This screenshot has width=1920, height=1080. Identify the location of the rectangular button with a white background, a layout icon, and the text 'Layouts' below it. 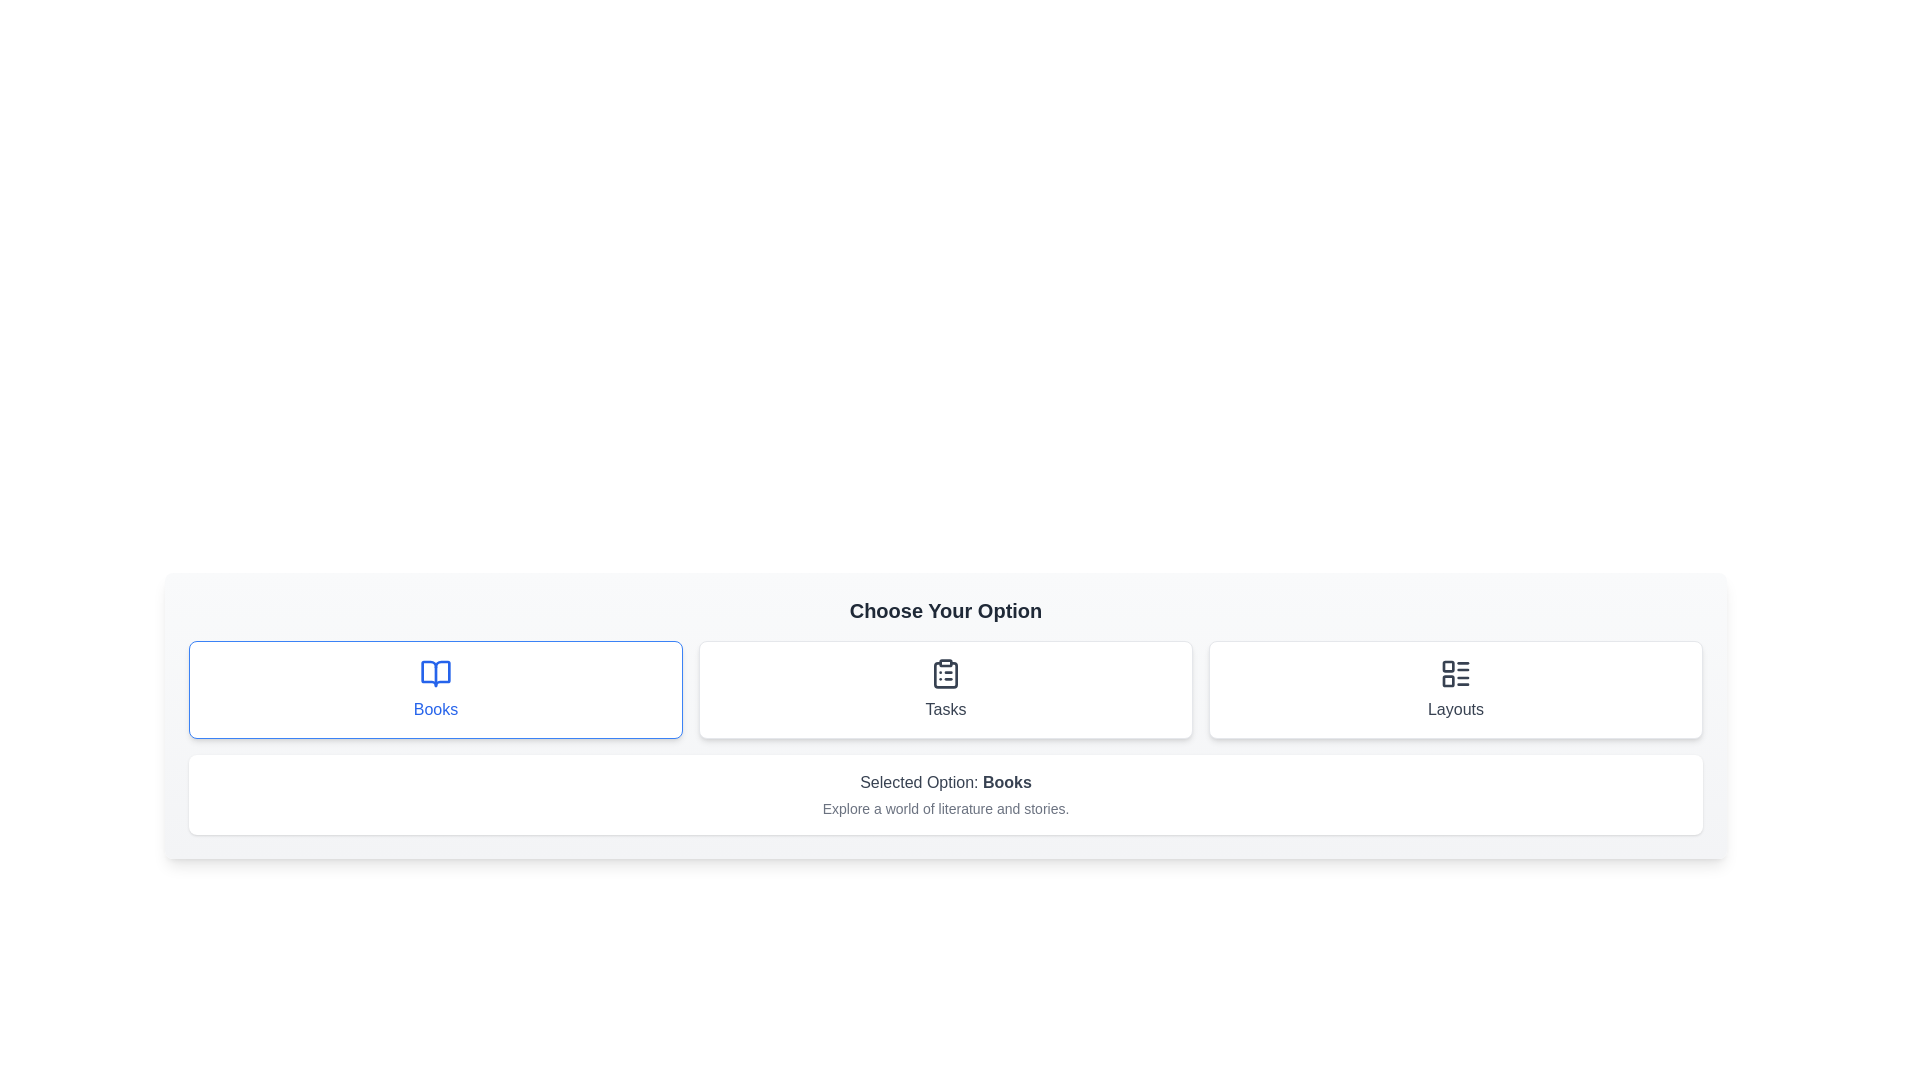
(1455, 689).